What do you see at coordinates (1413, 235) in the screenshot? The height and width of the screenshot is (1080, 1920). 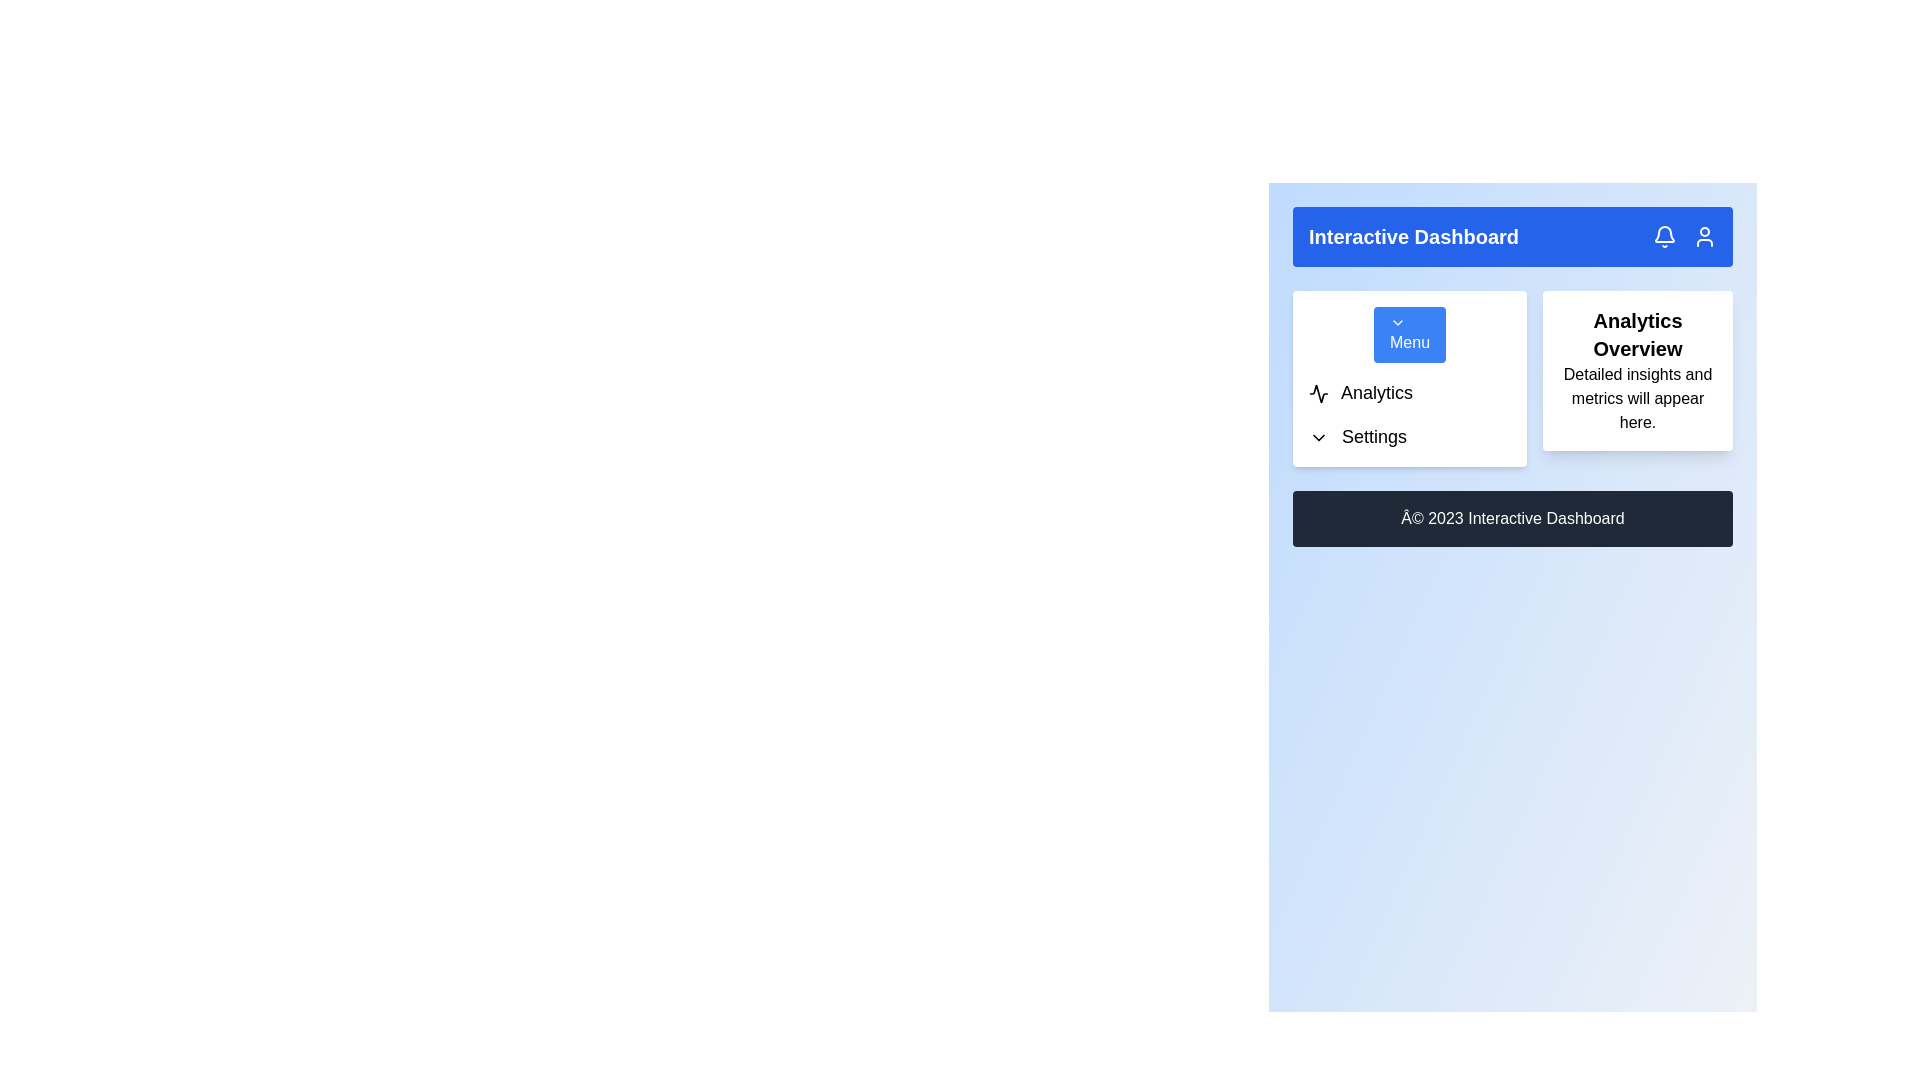 I see `the static text label located in the blue navigation bar, indicating the name of the page or application` at bounding box center [1413, 235].